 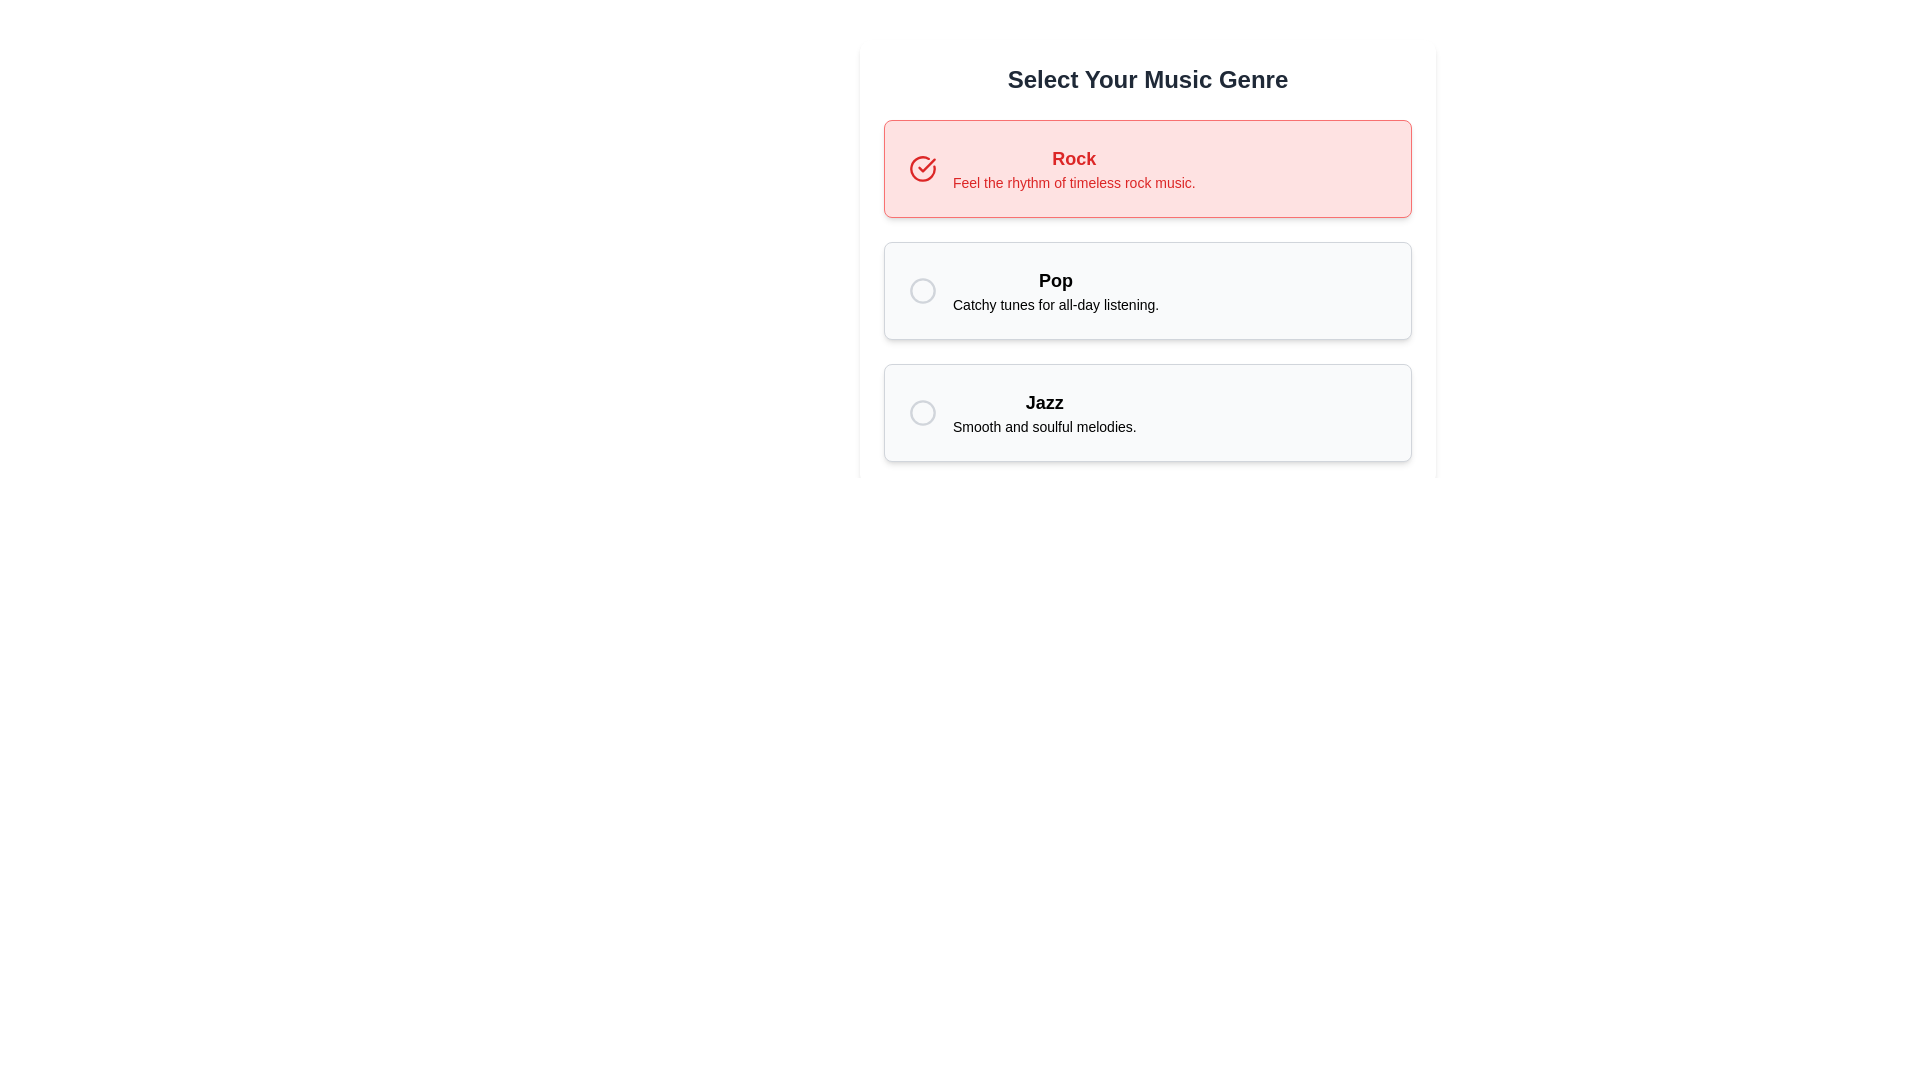 What do you see at coordinates (1073, 157) in the screenshot?
I see `the 'Rock' music genre title label` at bounding box center [1073, 157].